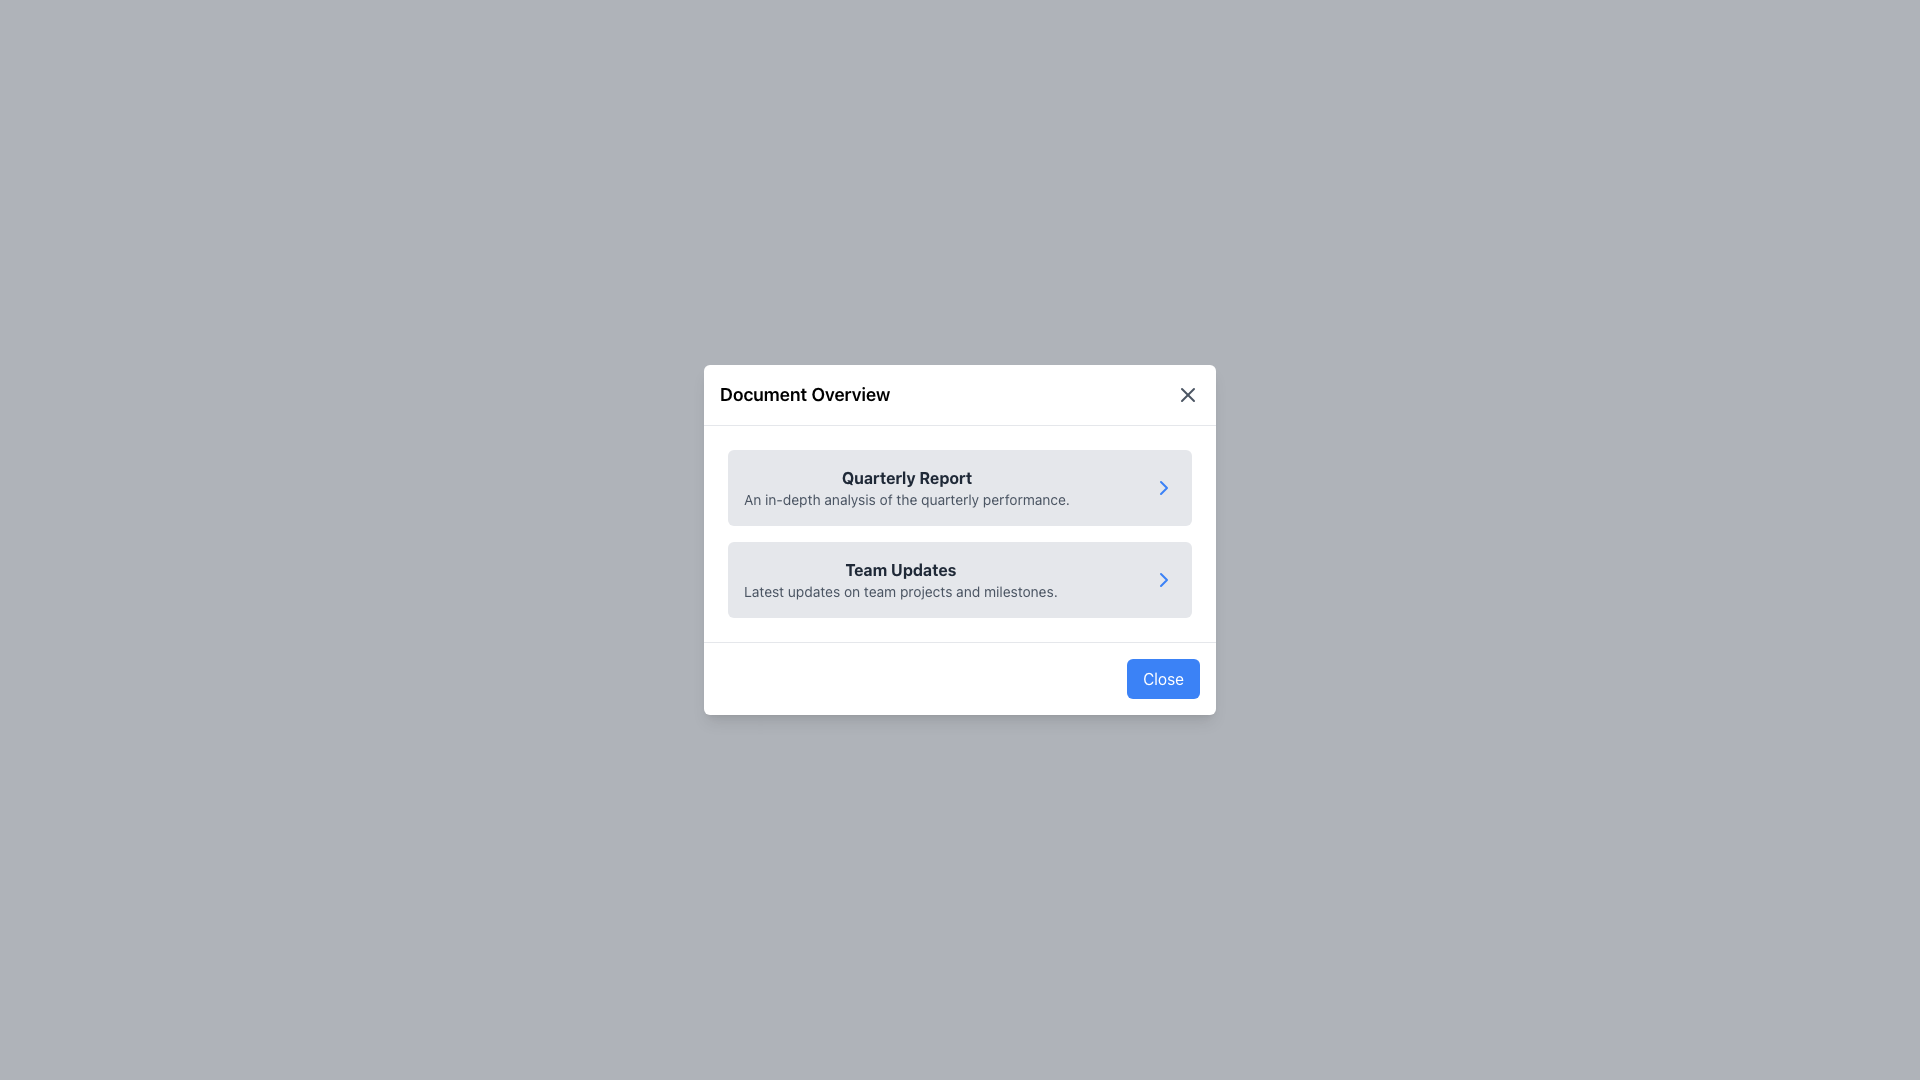 This screenshot has width=1920, height=1080. I want to click on text from the descriptive subtitle located within the 'Team Updates' card, positioned directly below the heading 'Team Updates.', so click(899, 590).